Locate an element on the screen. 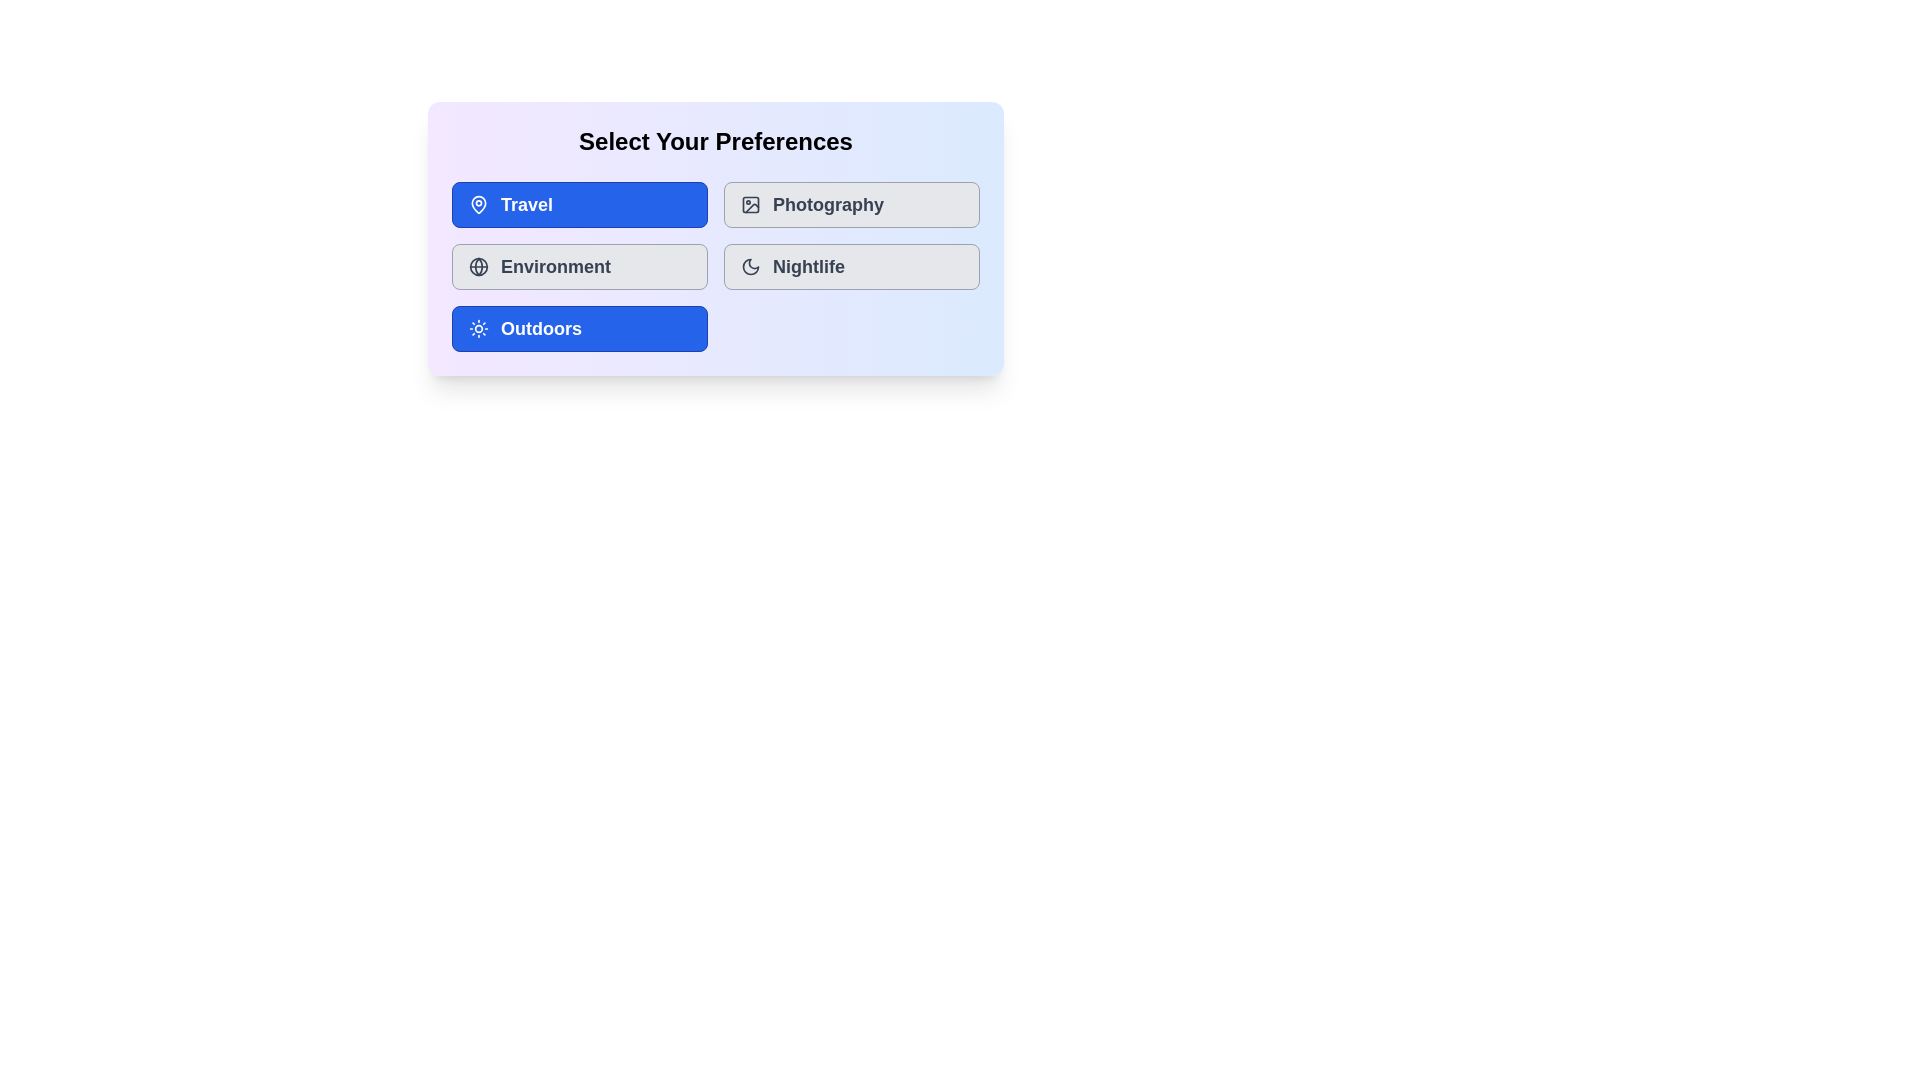 The width and height of the screenshot is (1920, 1080). the category Environment is located at coordinates (579, 265).